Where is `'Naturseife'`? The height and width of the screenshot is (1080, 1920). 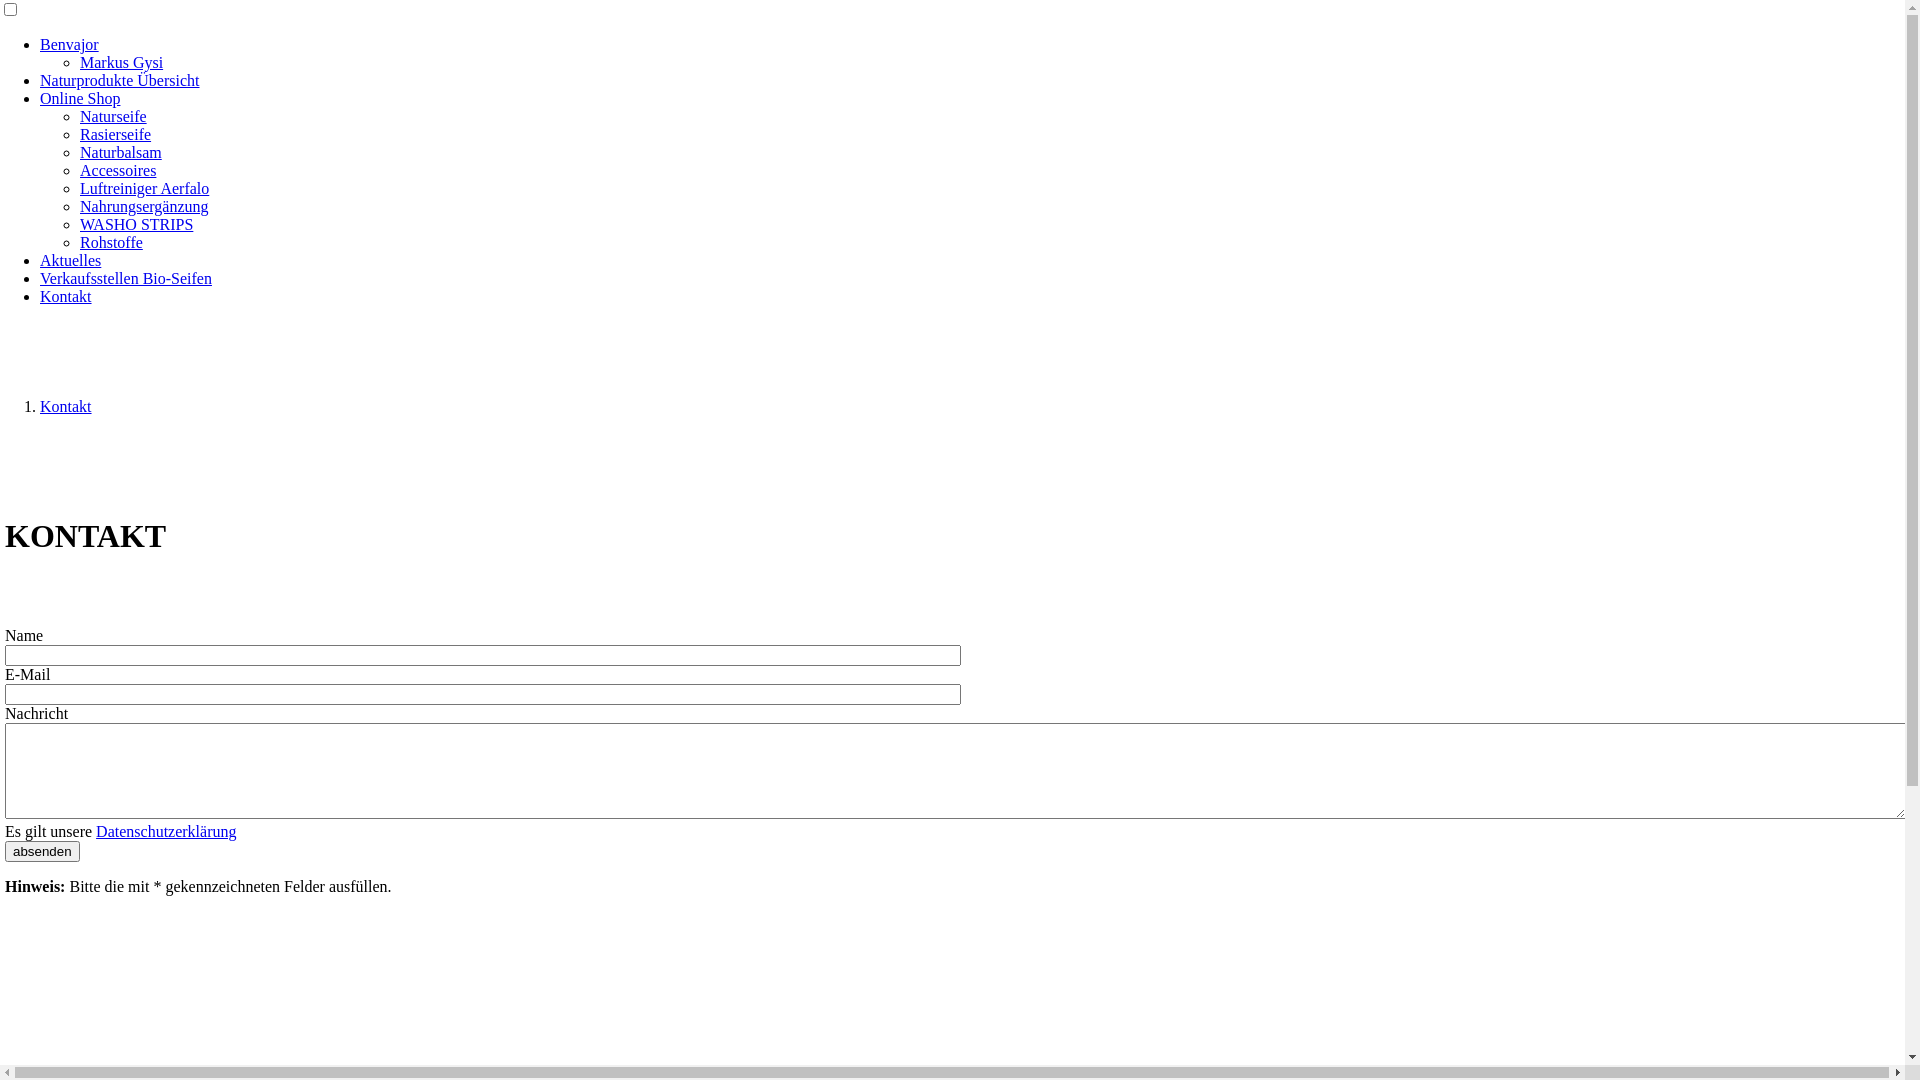 'Naturseife' is located at coordinates (112, 116).